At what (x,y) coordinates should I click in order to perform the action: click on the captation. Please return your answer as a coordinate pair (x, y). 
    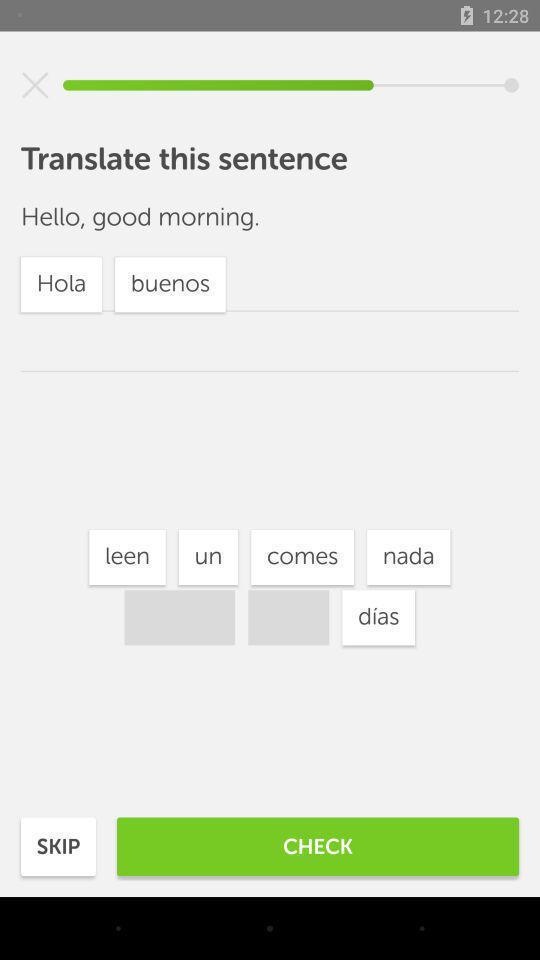
    Looking at the image, I should click on (35, 85).